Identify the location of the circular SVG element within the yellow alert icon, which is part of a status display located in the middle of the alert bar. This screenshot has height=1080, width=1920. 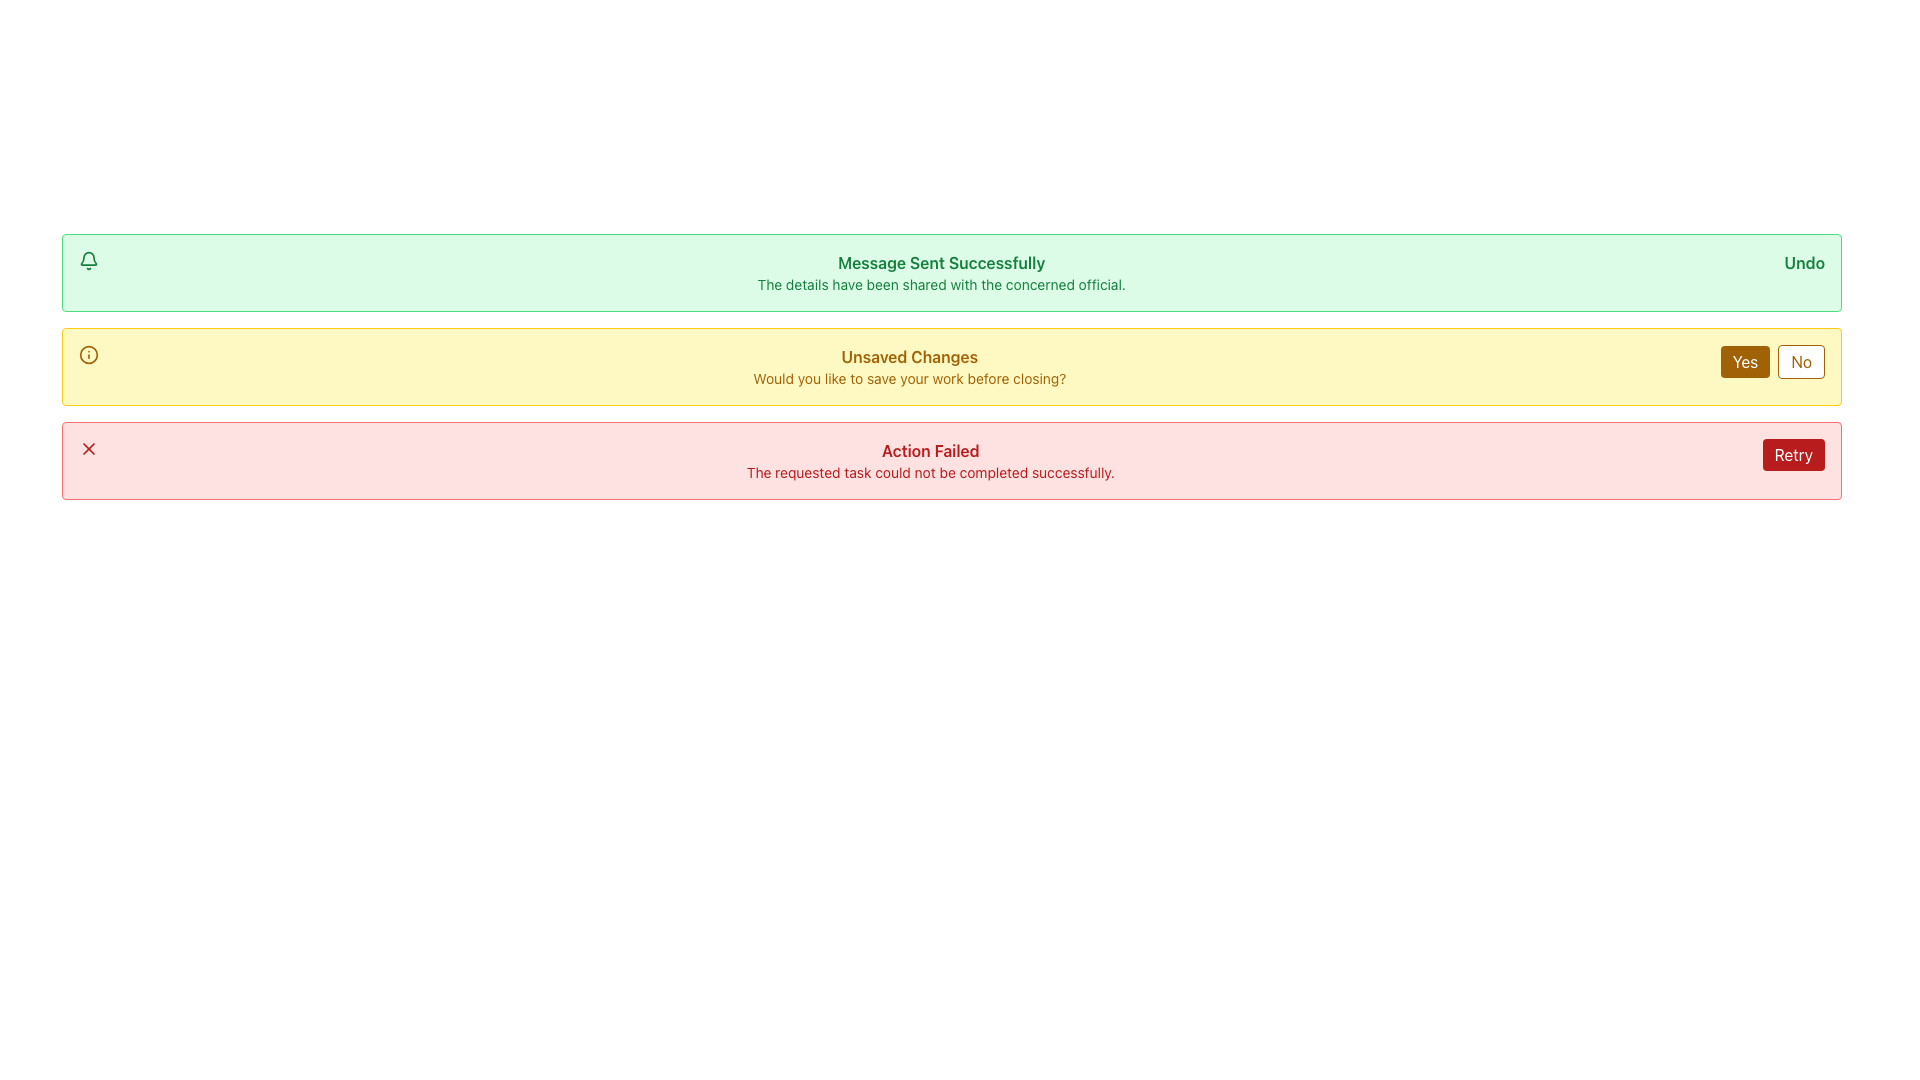
(88, 353).